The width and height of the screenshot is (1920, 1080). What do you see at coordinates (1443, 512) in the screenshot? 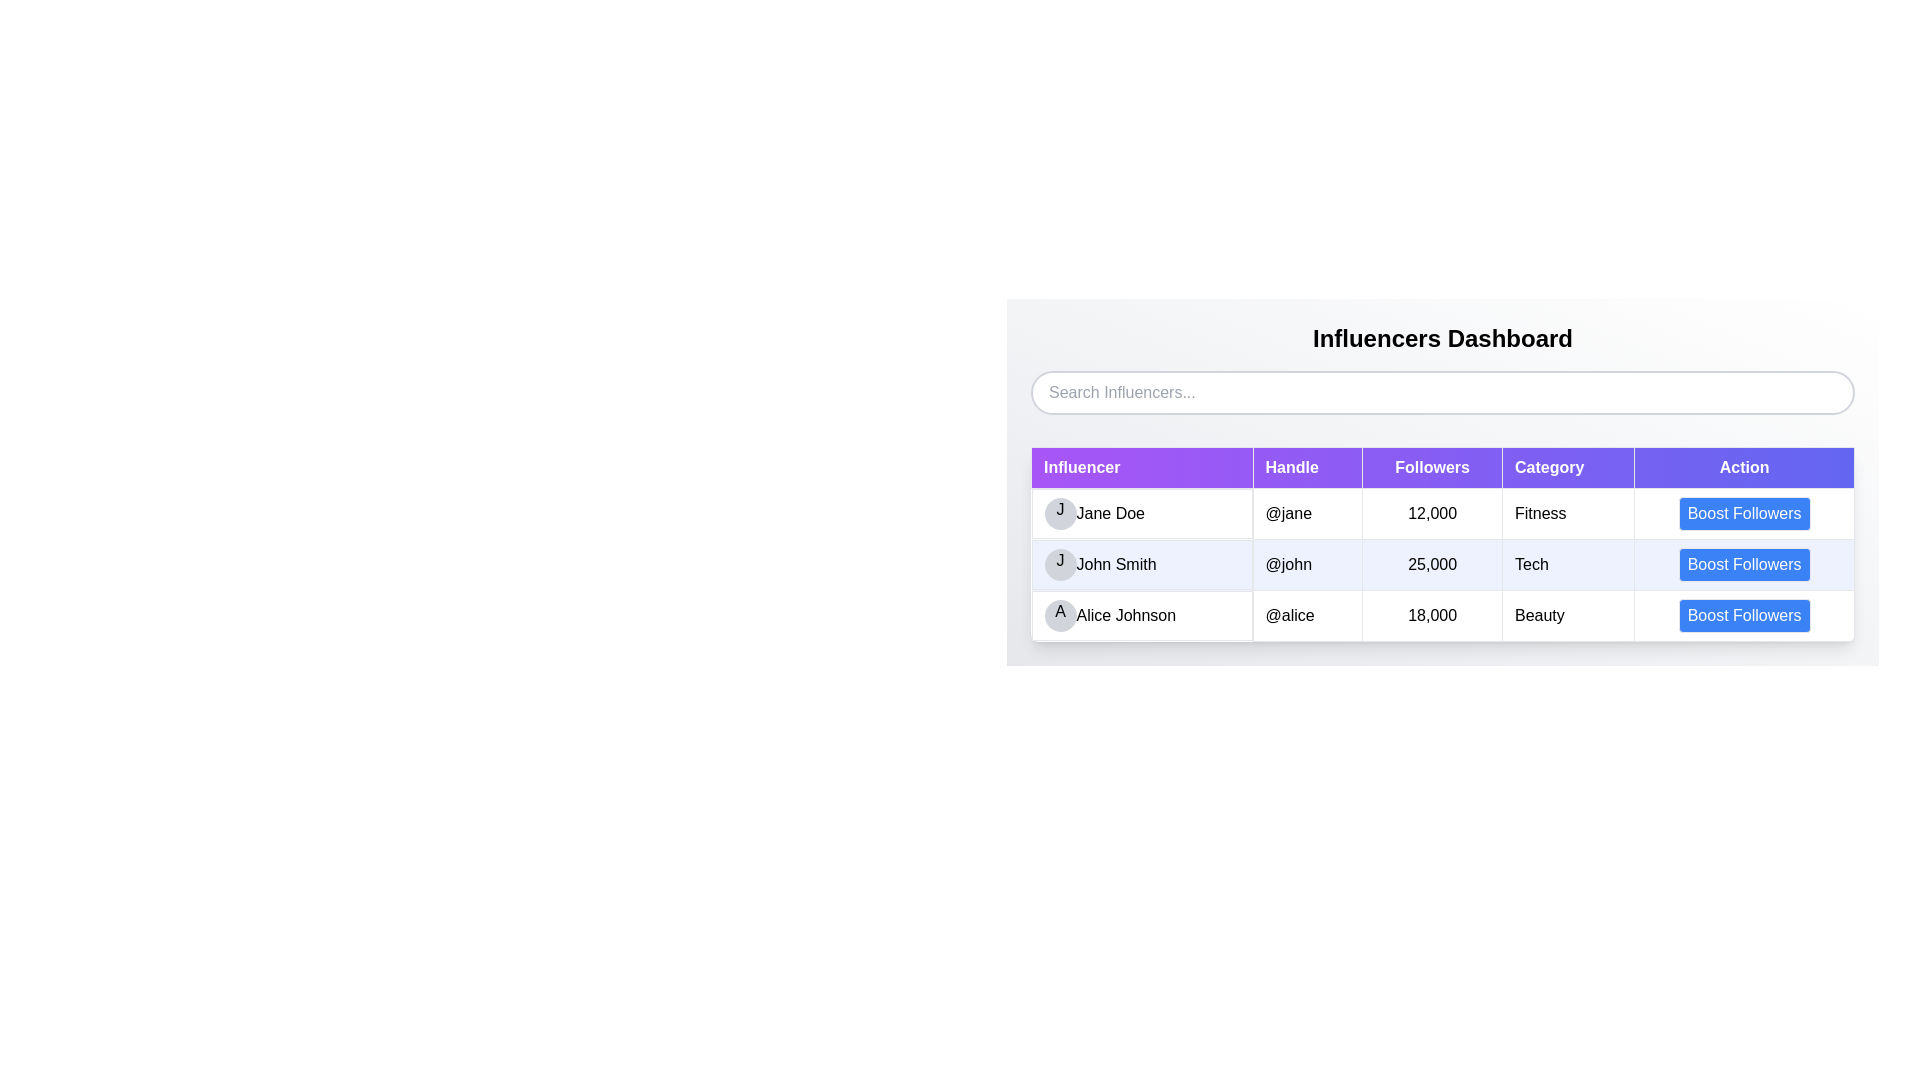
I see `the first row of the table that displays influencer details, including their profile picture, name, handle, follower count, category, and action button for follower enhancement` at bounding box center [1443, 512].